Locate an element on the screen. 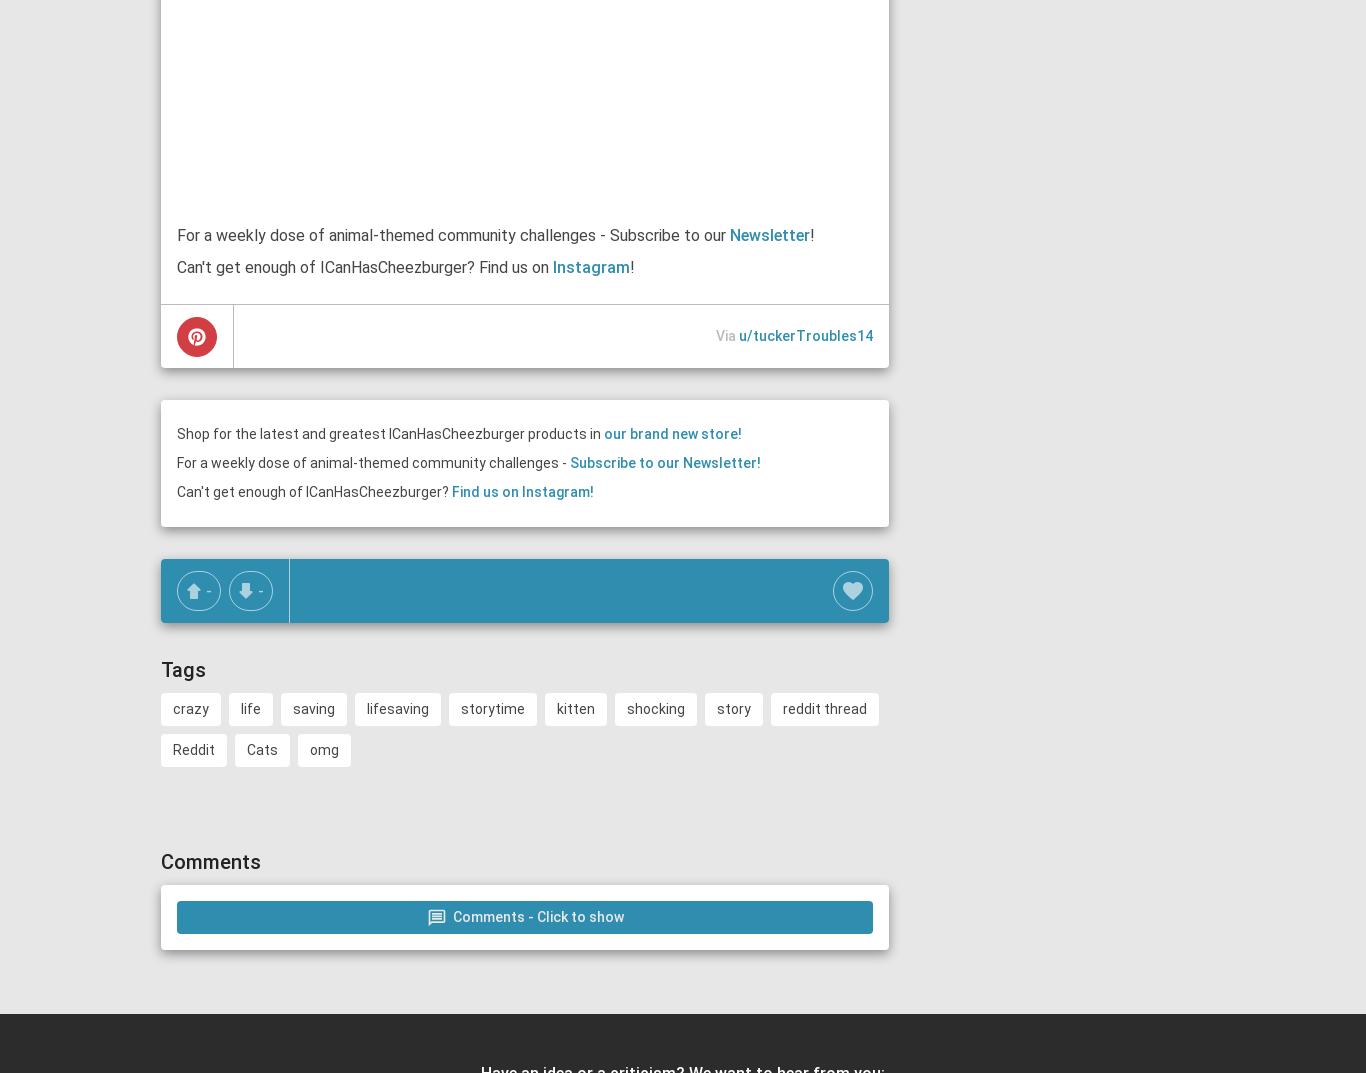  'Subscribe to our Newsletter!' is located at coordinates (664, 462).